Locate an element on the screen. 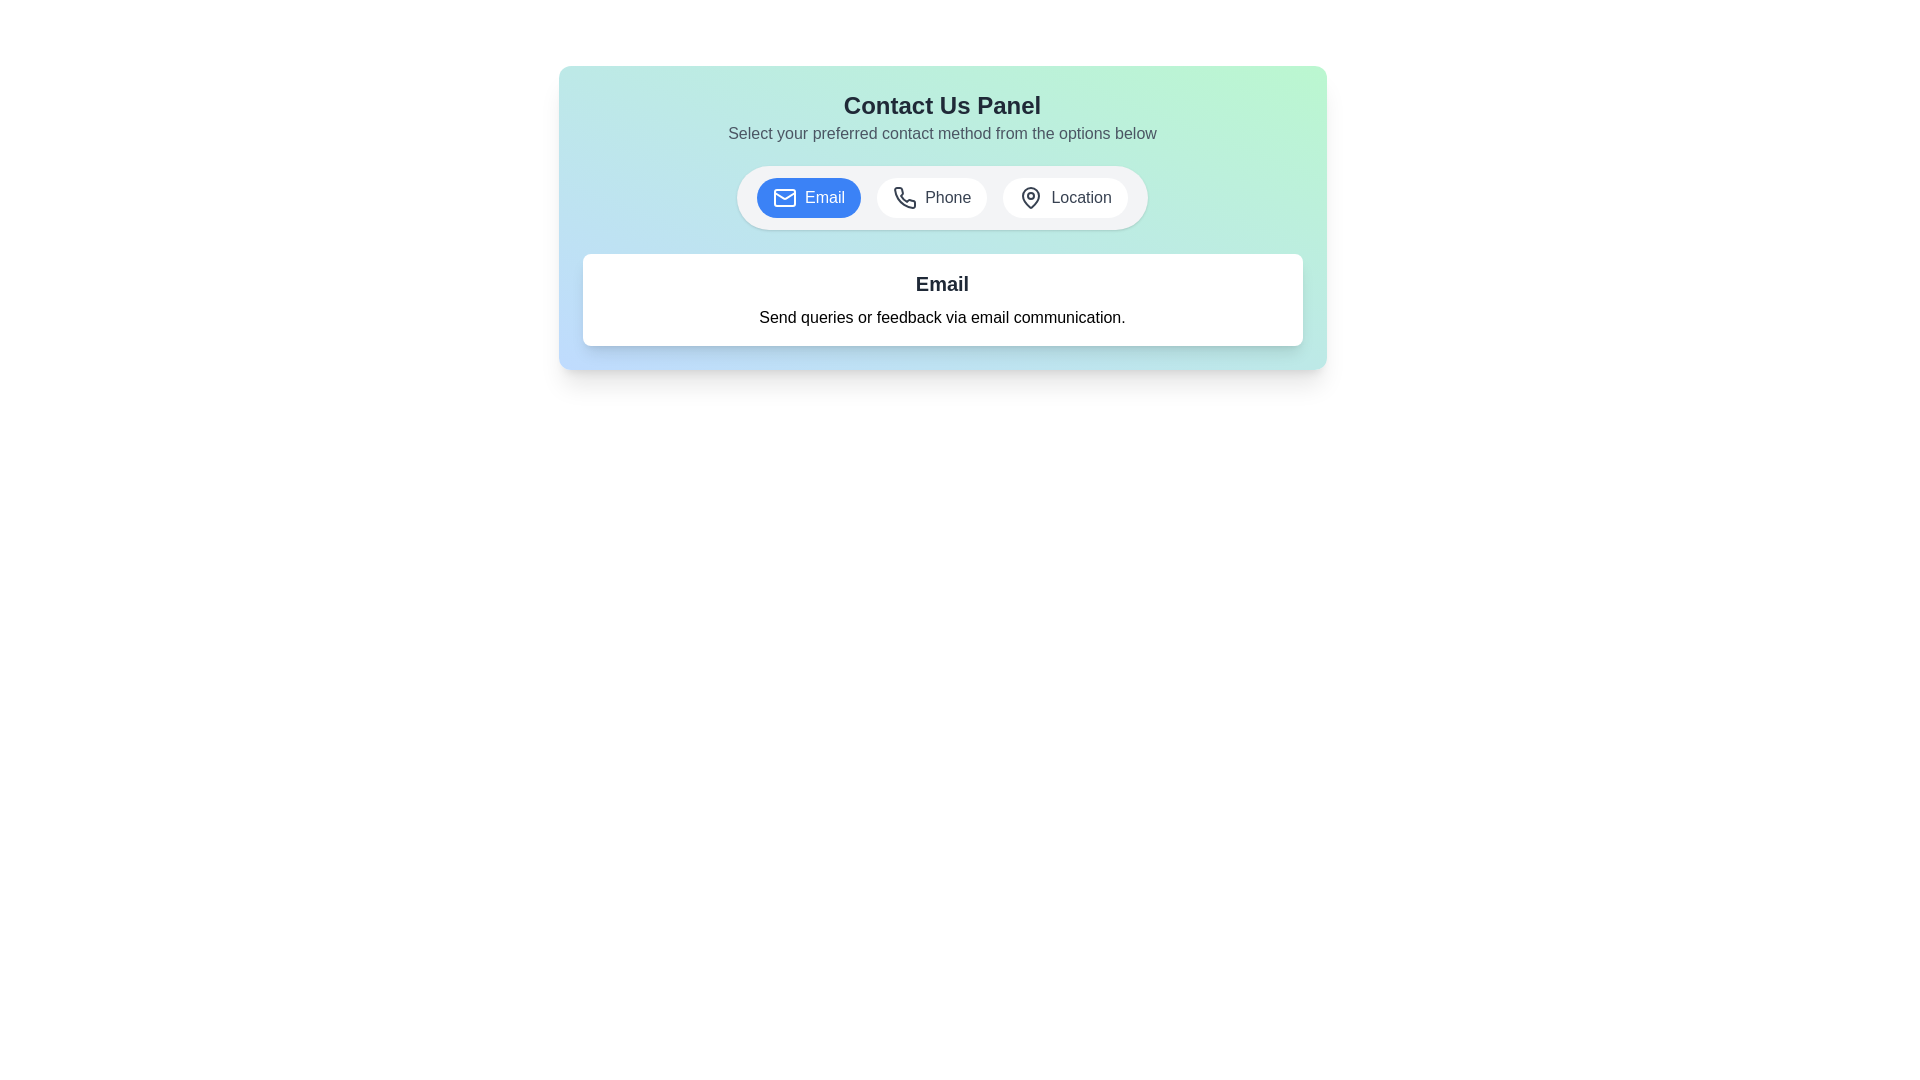 The image size is (1920, 1080). the Informational panel with a white background that contains the heading 'Email' and the description 'Send queries or feedback via email communication.' is located at coordinates (941, 300).